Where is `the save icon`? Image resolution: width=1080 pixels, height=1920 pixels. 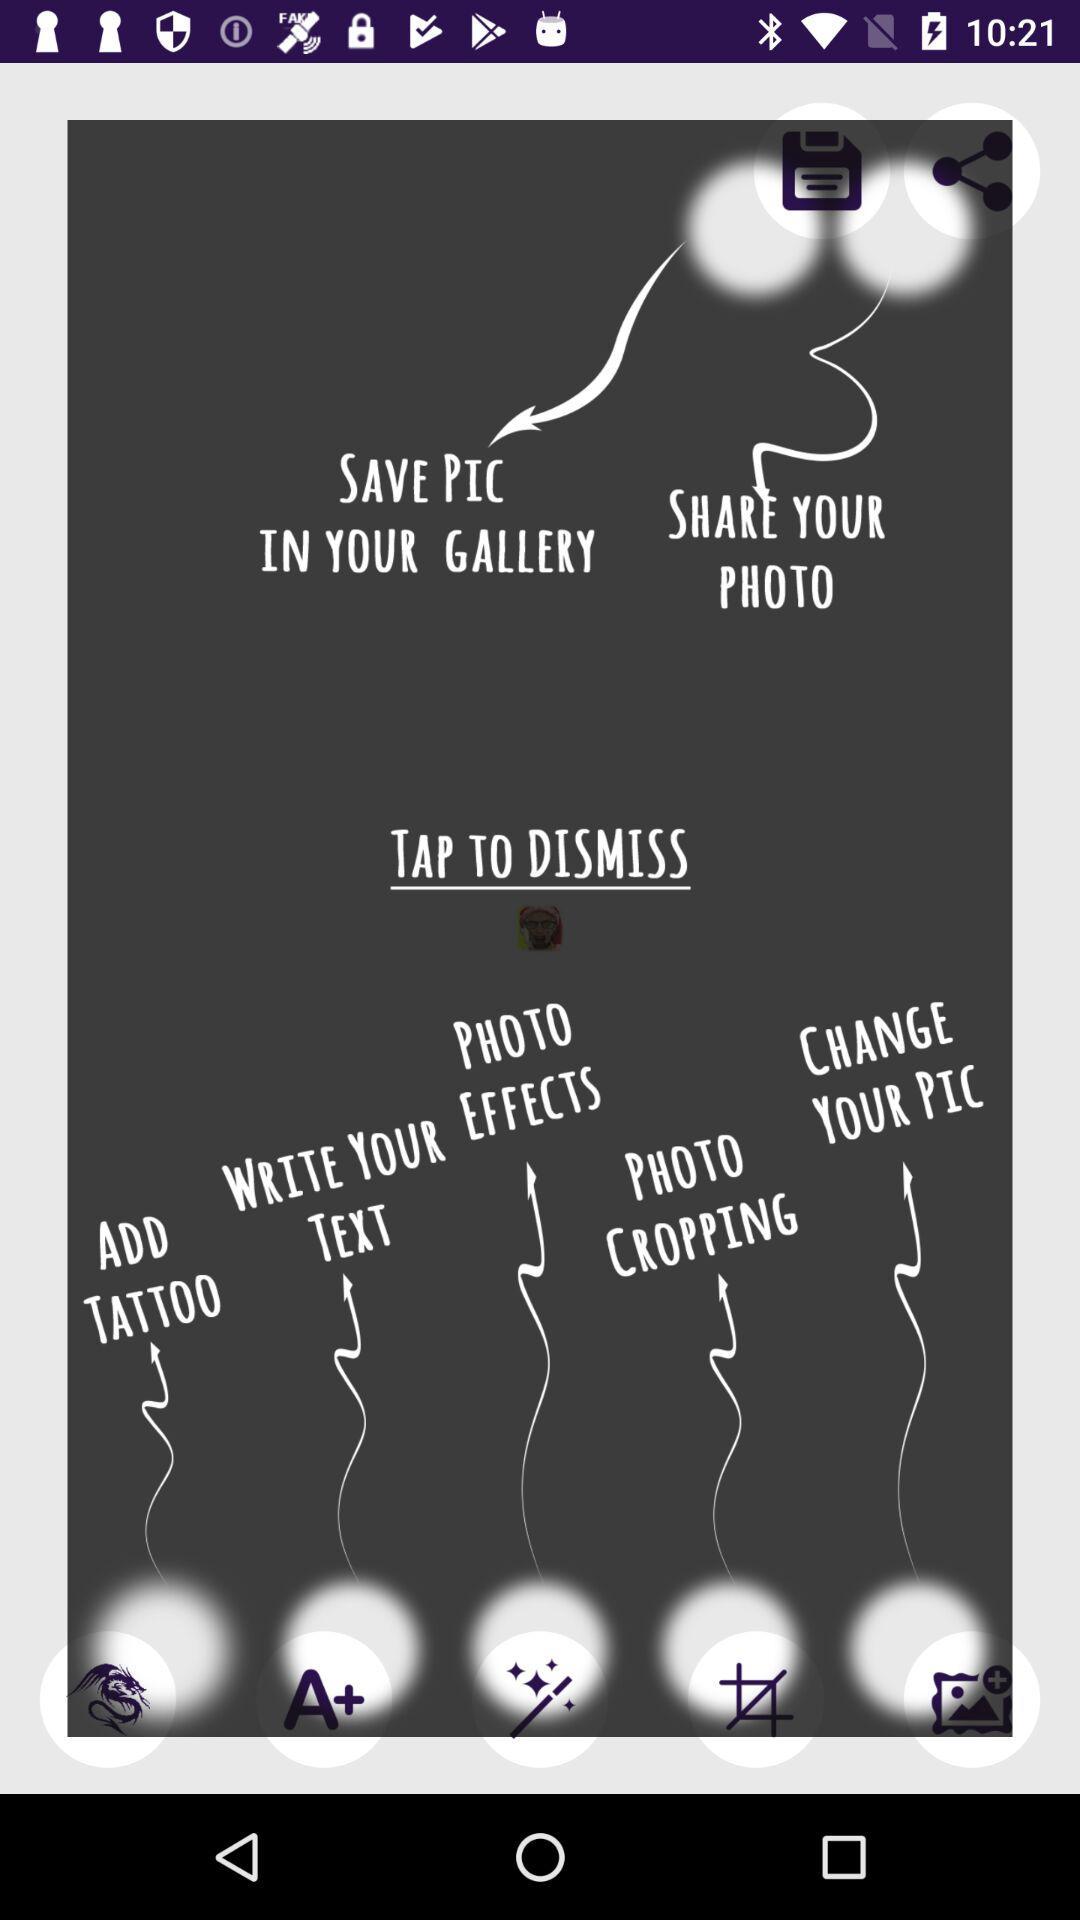 the save icon is located at coordinates (821, 171).